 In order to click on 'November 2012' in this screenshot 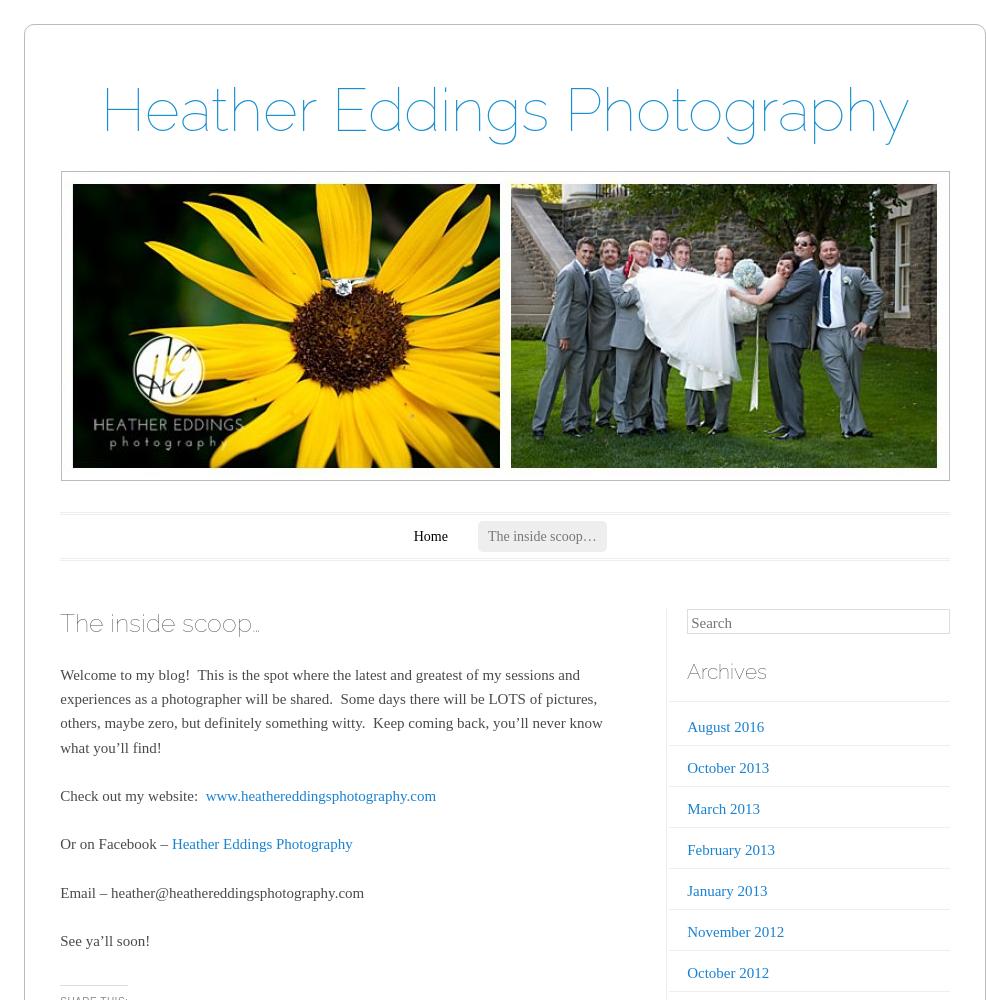, I will do `click(734, 931)`.